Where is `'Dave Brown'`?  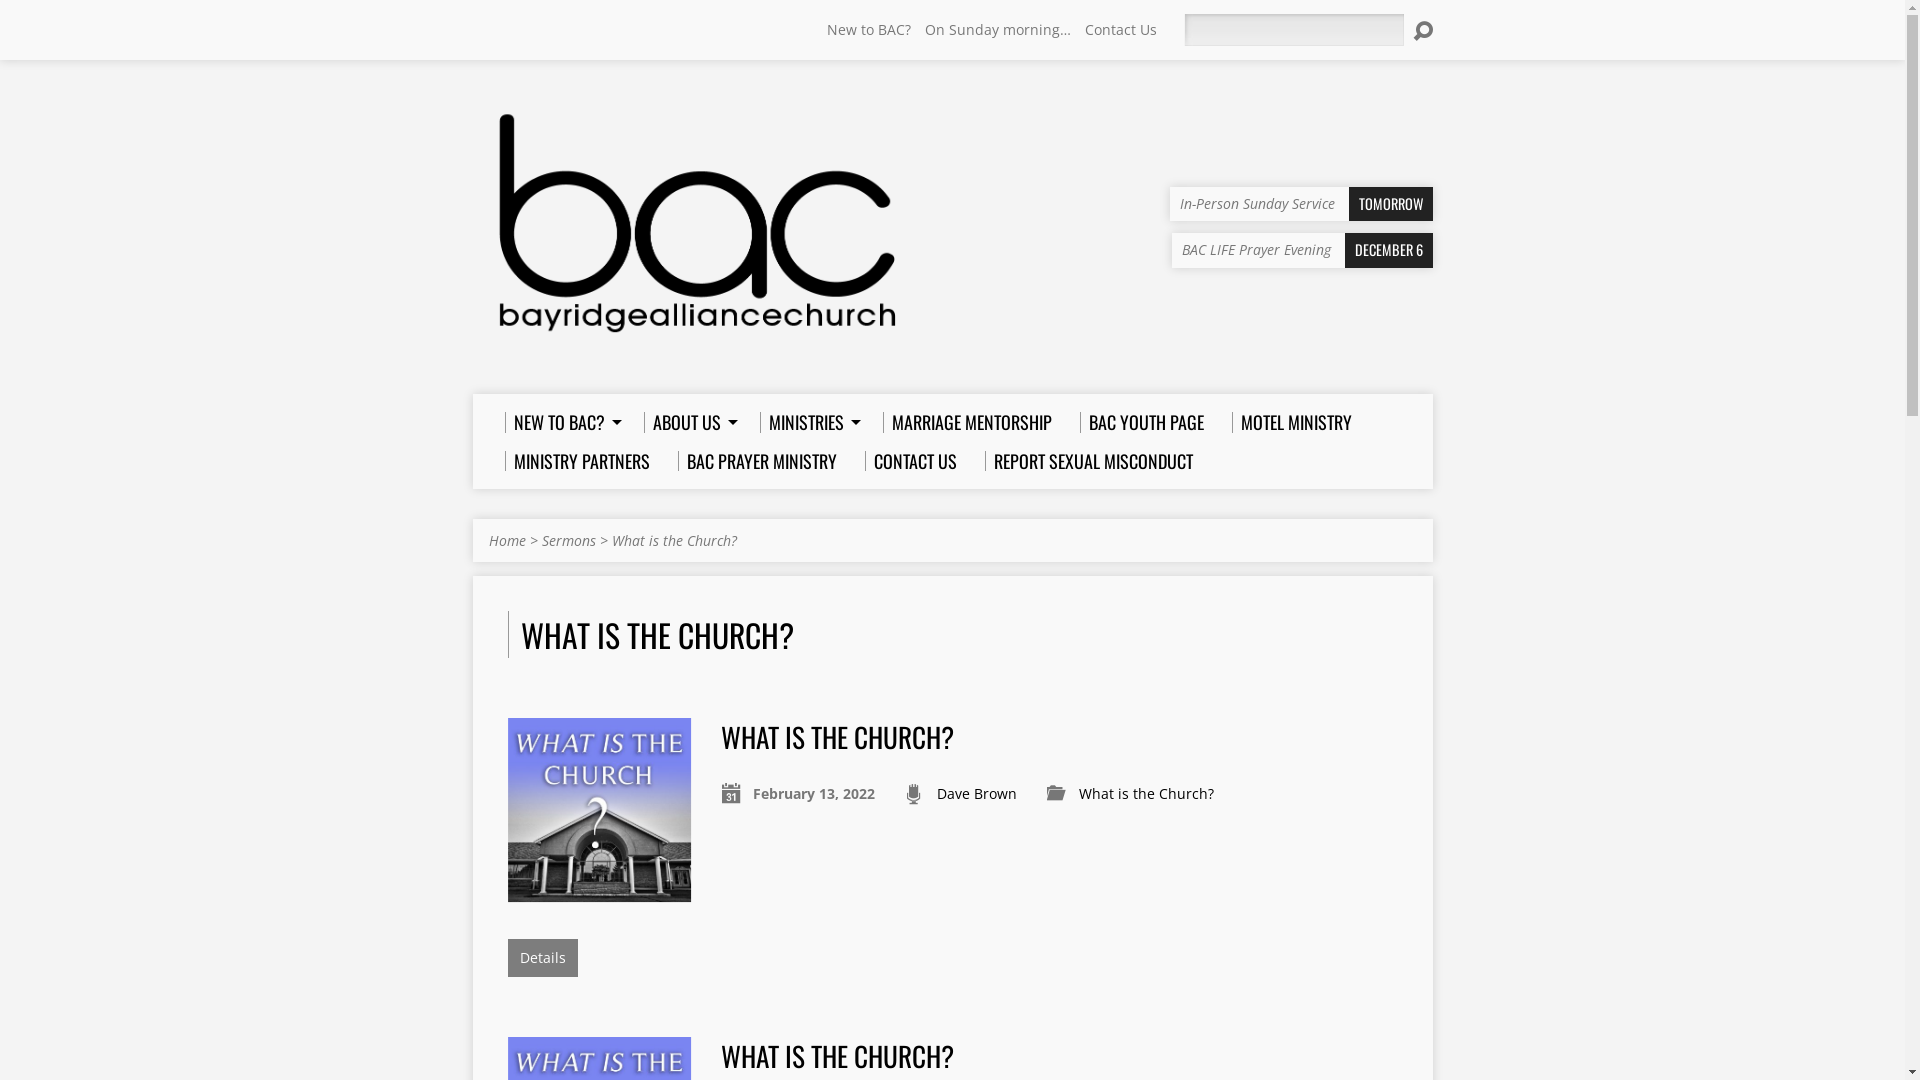
'Dave Brown' is located at coordinates (977, 792).